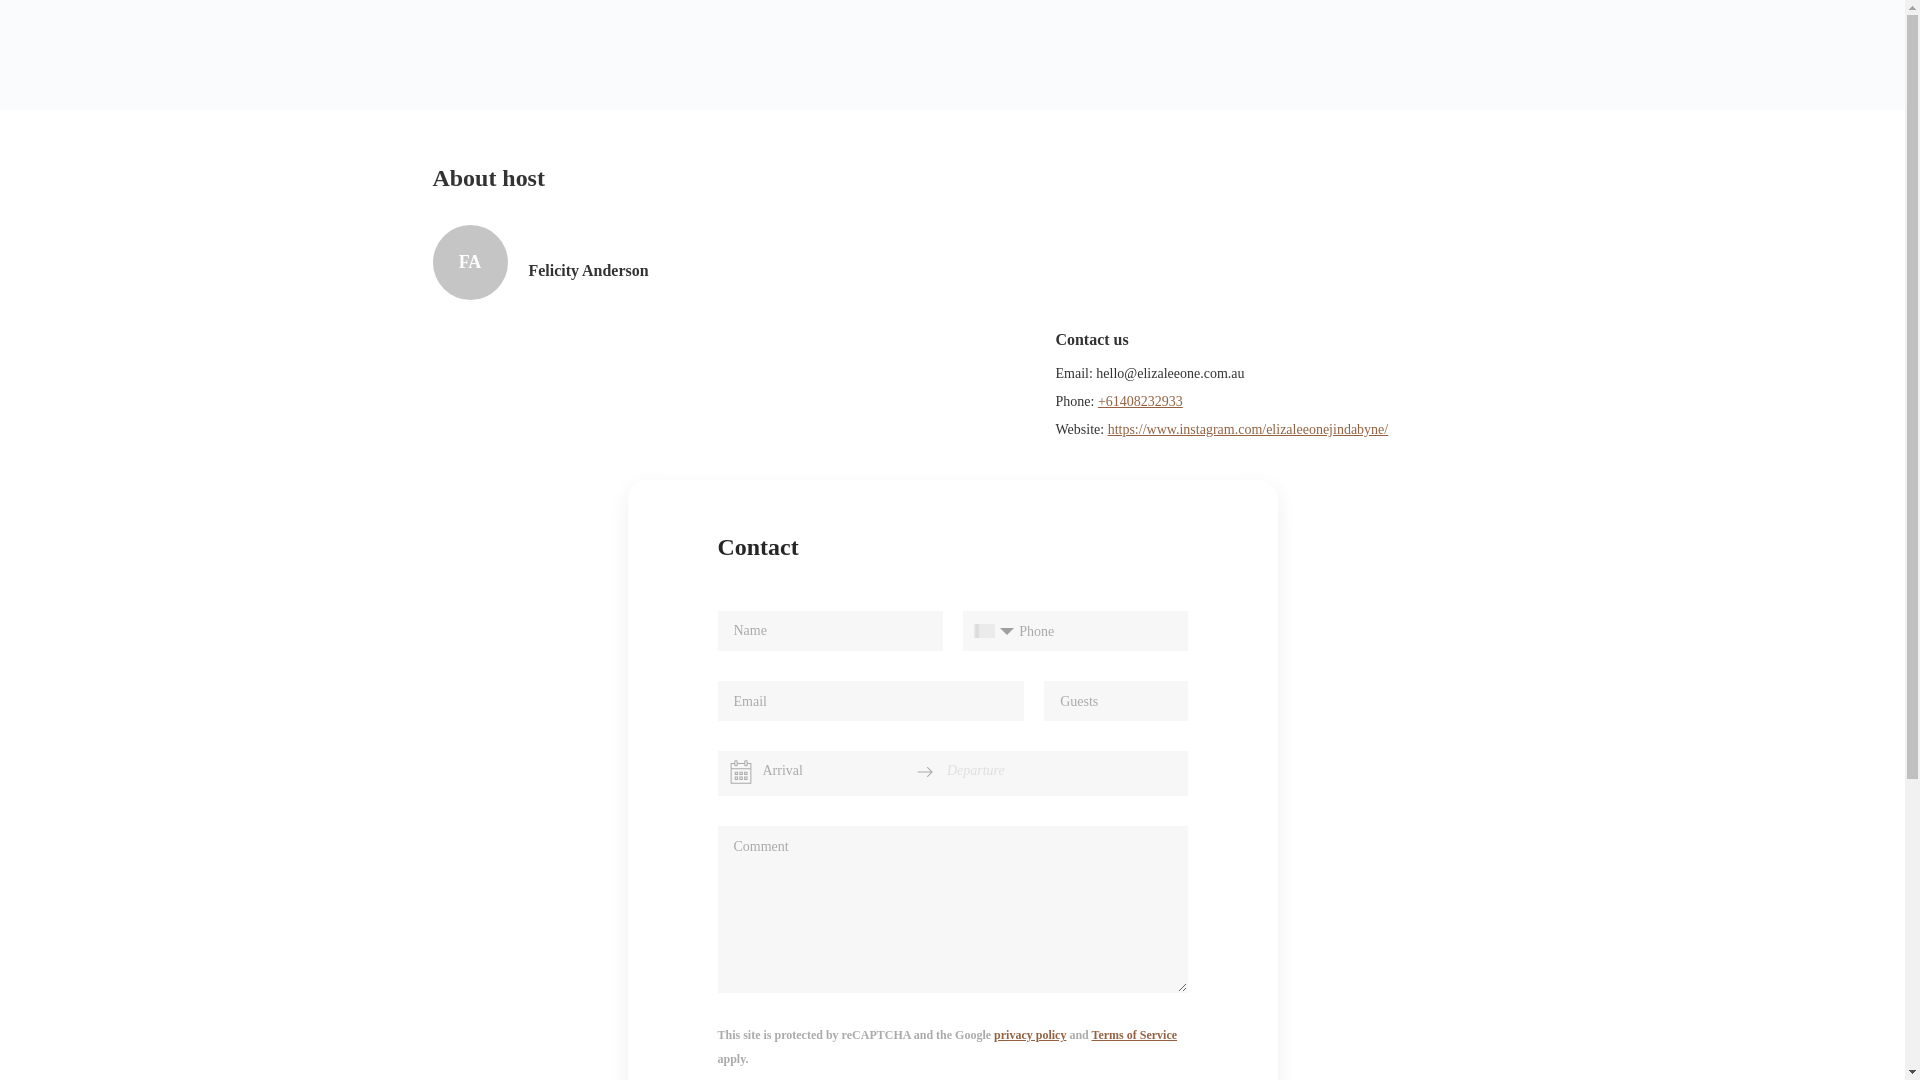 This screenshot has height=1080, width=1920. I want to click on '+61408232933', so click(1140, 401).